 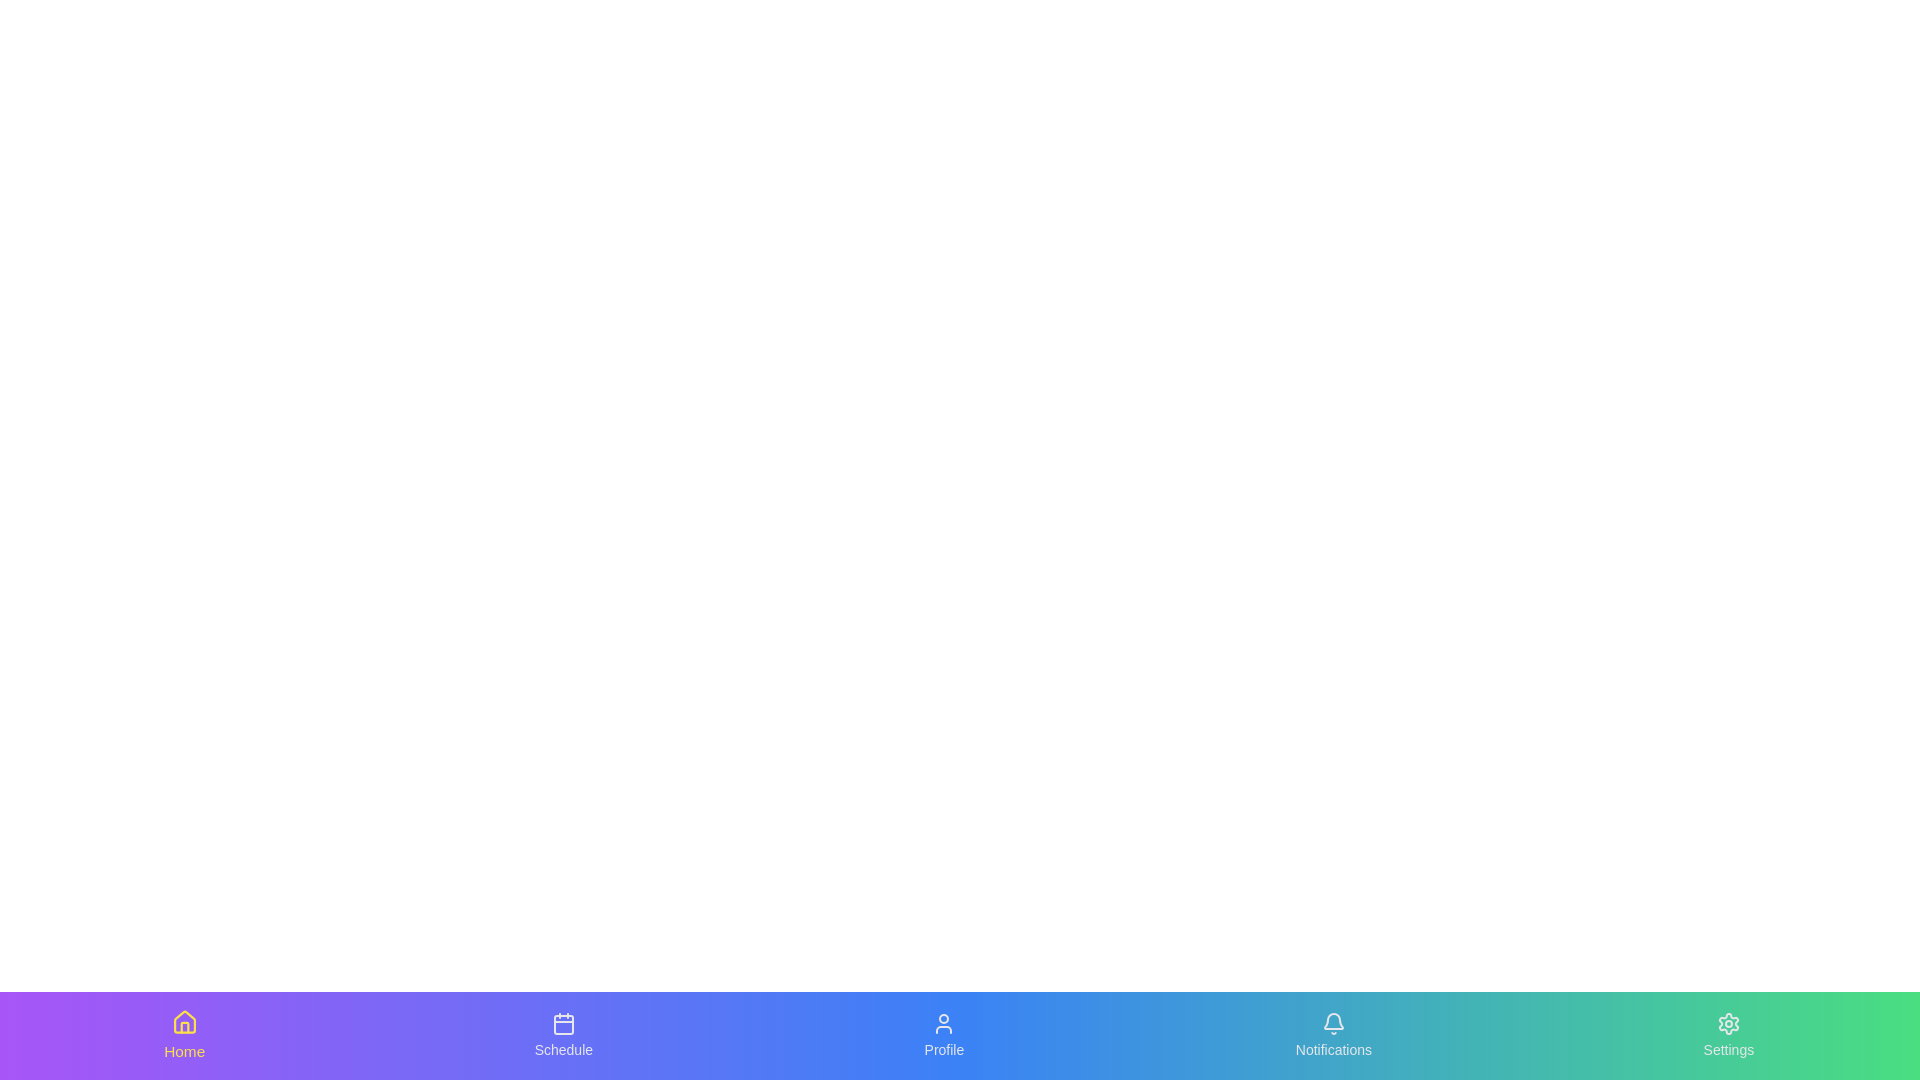 I want to click on the Schedule tab to activate it, so click(x=563, y=1035).